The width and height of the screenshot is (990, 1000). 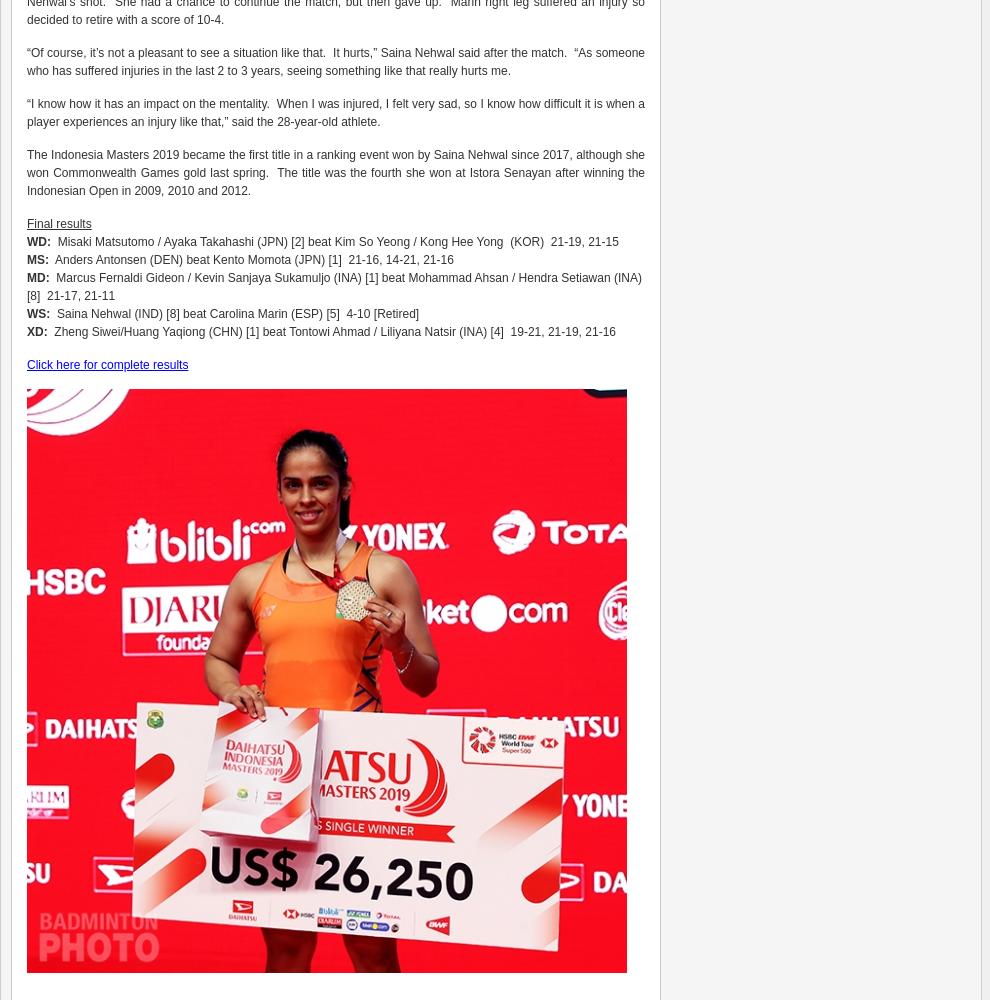 What do you see at coordinates (335, 62) in the screenshot?
I see `'“Of course, it’s not a pleasant to see a situation like that.  It hurts,” Saina Nehwal said after the match.  “As someone who has suffered injuries in the last 2 to 3 years, seeing something like that really hurts me.'` at bounding box center [335, 62].